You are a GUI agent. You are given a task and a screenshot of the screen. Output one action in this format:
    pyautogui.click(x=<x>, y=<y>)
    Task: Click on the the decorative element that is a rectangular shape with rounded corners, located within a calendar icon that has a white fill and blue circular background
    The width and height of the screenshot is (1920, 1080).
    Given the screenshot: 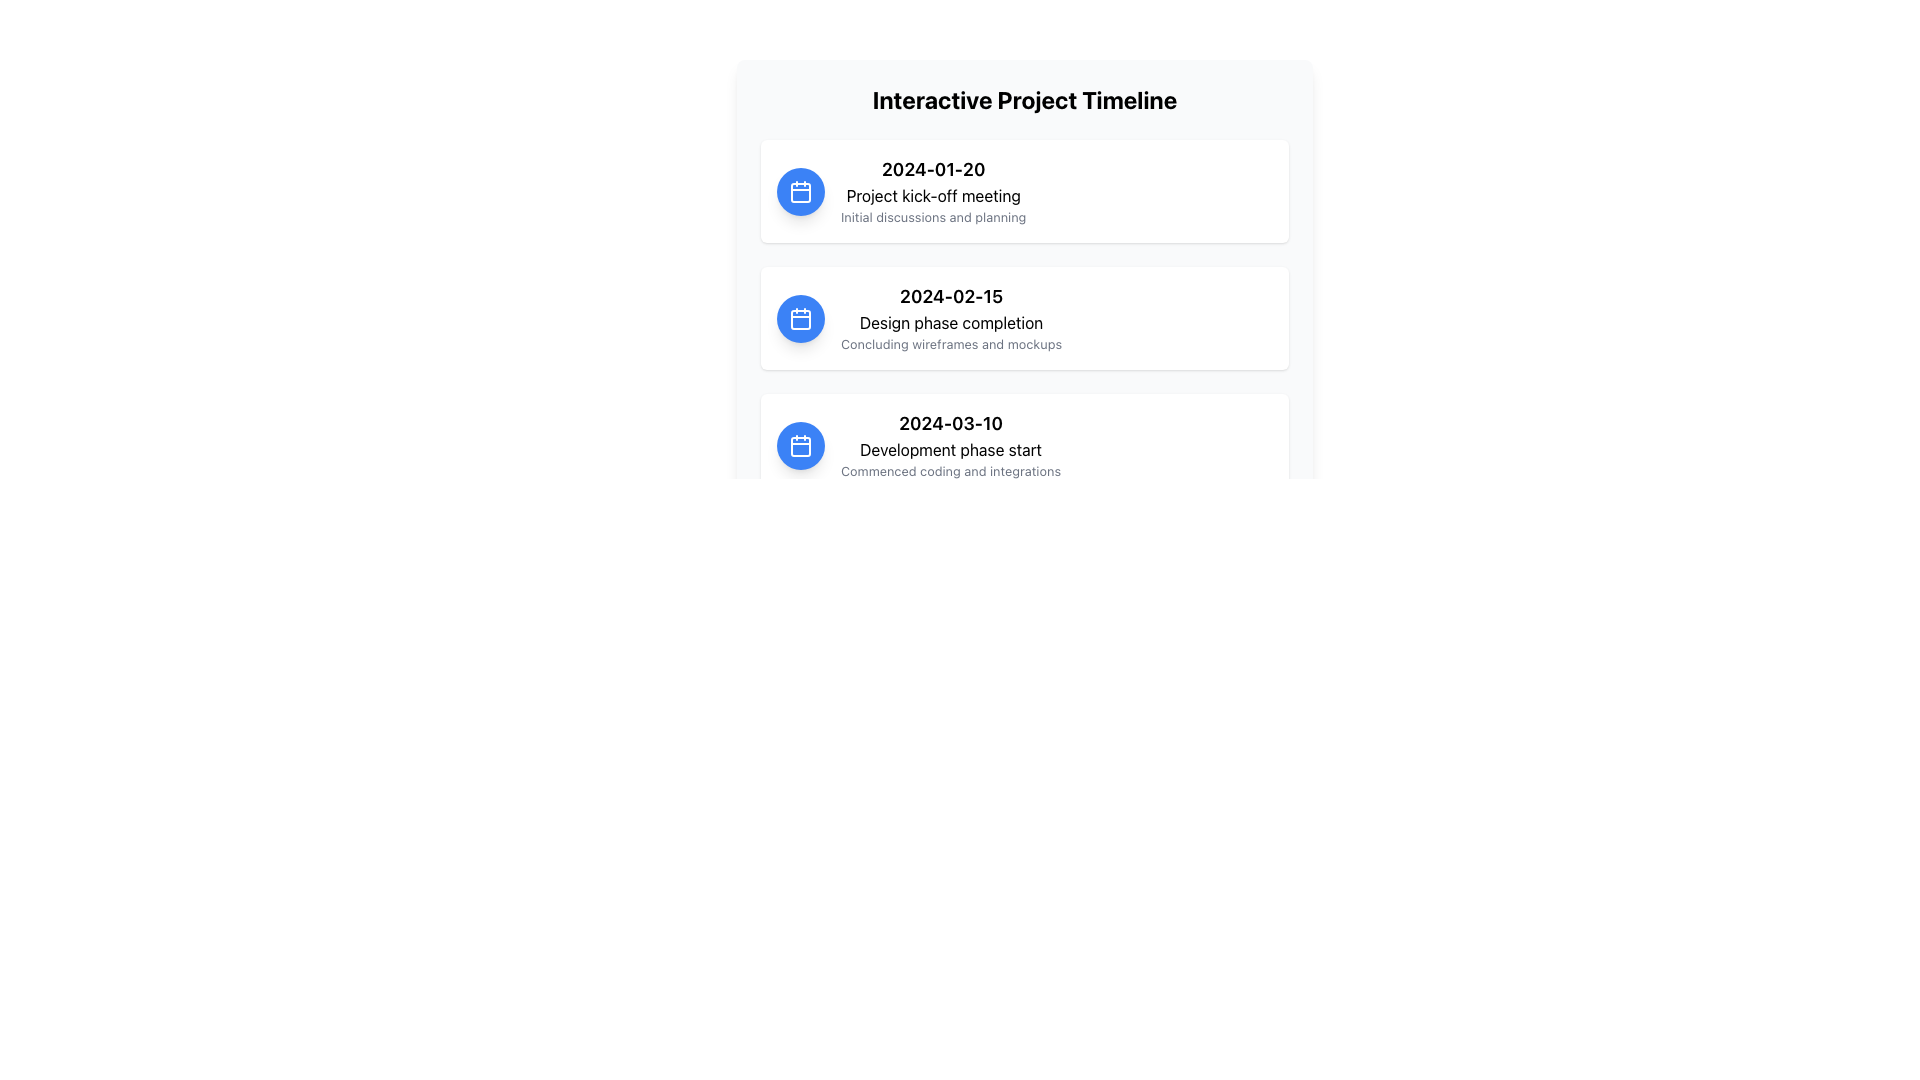 What is the action you would take?
    pyautogui.click(x=801, y=192)
    